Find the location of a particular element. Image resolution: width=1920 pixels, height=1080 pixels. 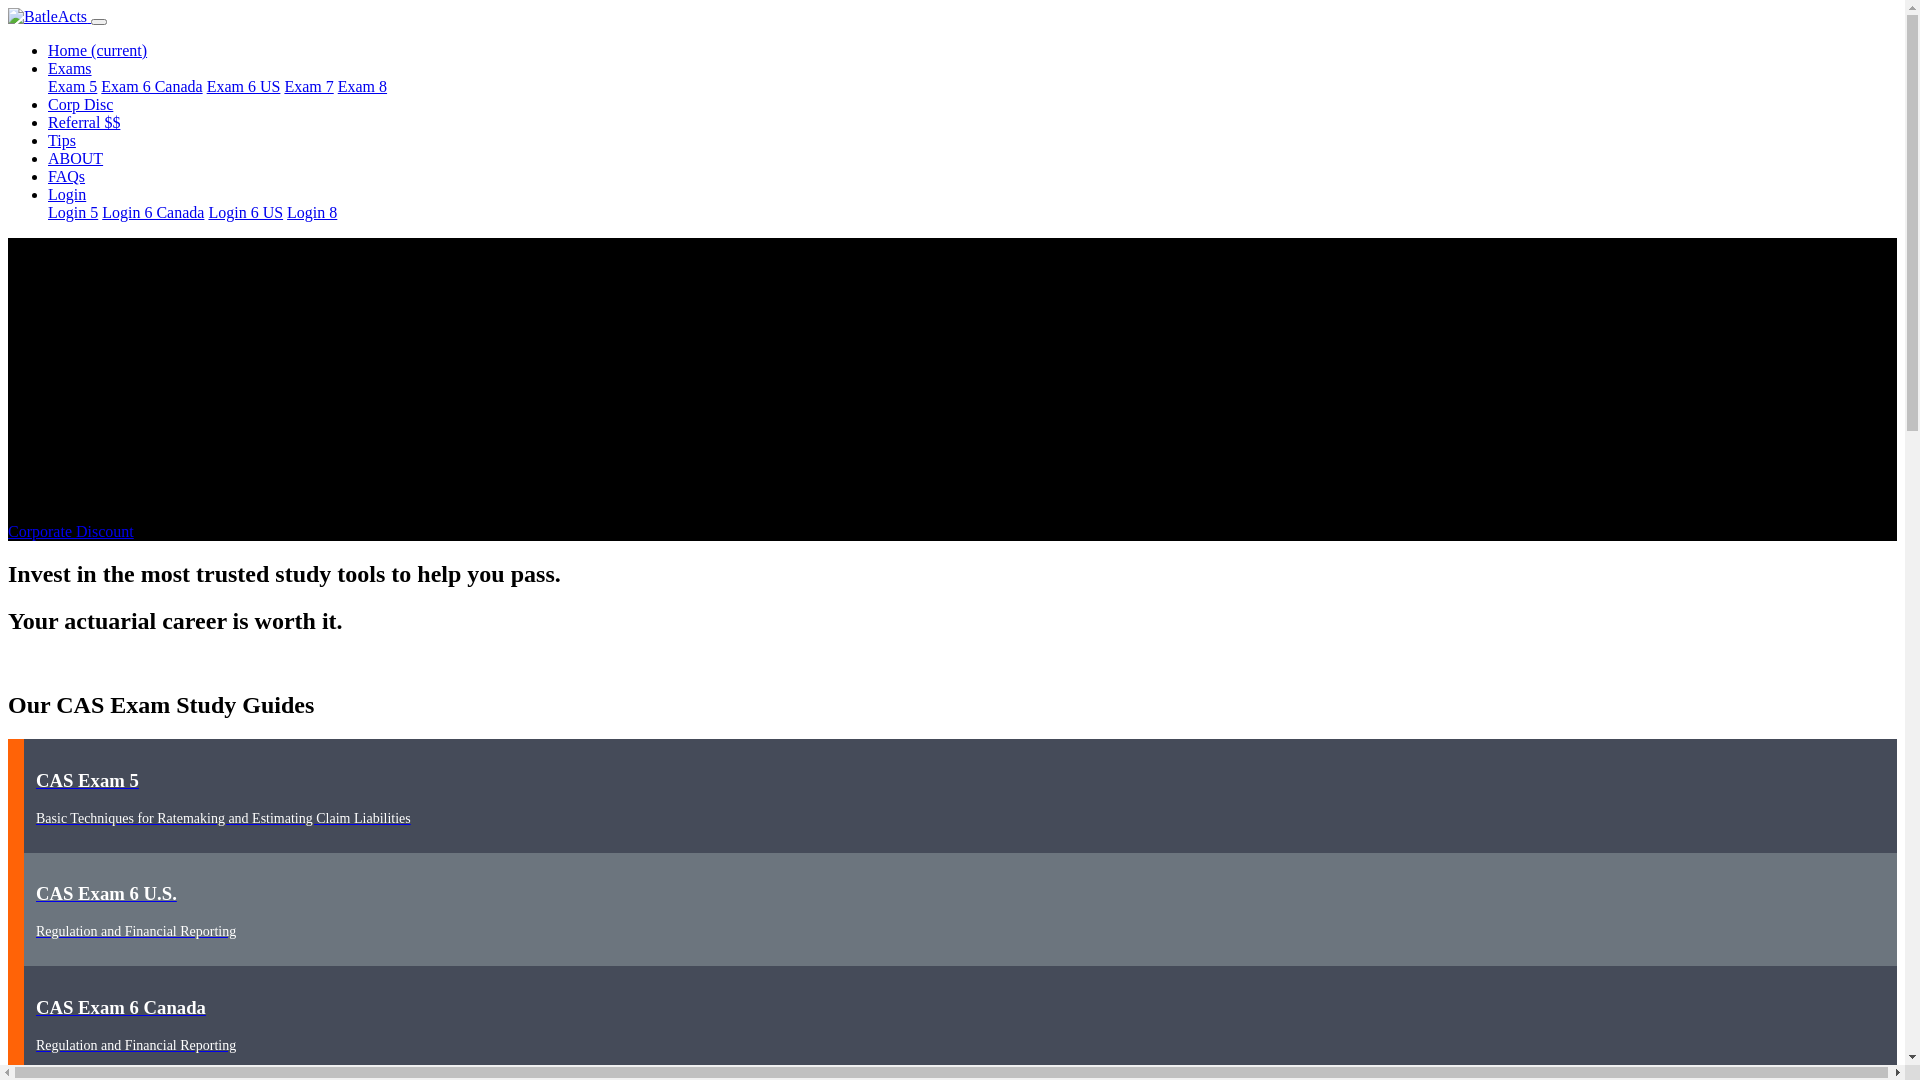

'Corporate Discount' is located at coordinates (71, 530).